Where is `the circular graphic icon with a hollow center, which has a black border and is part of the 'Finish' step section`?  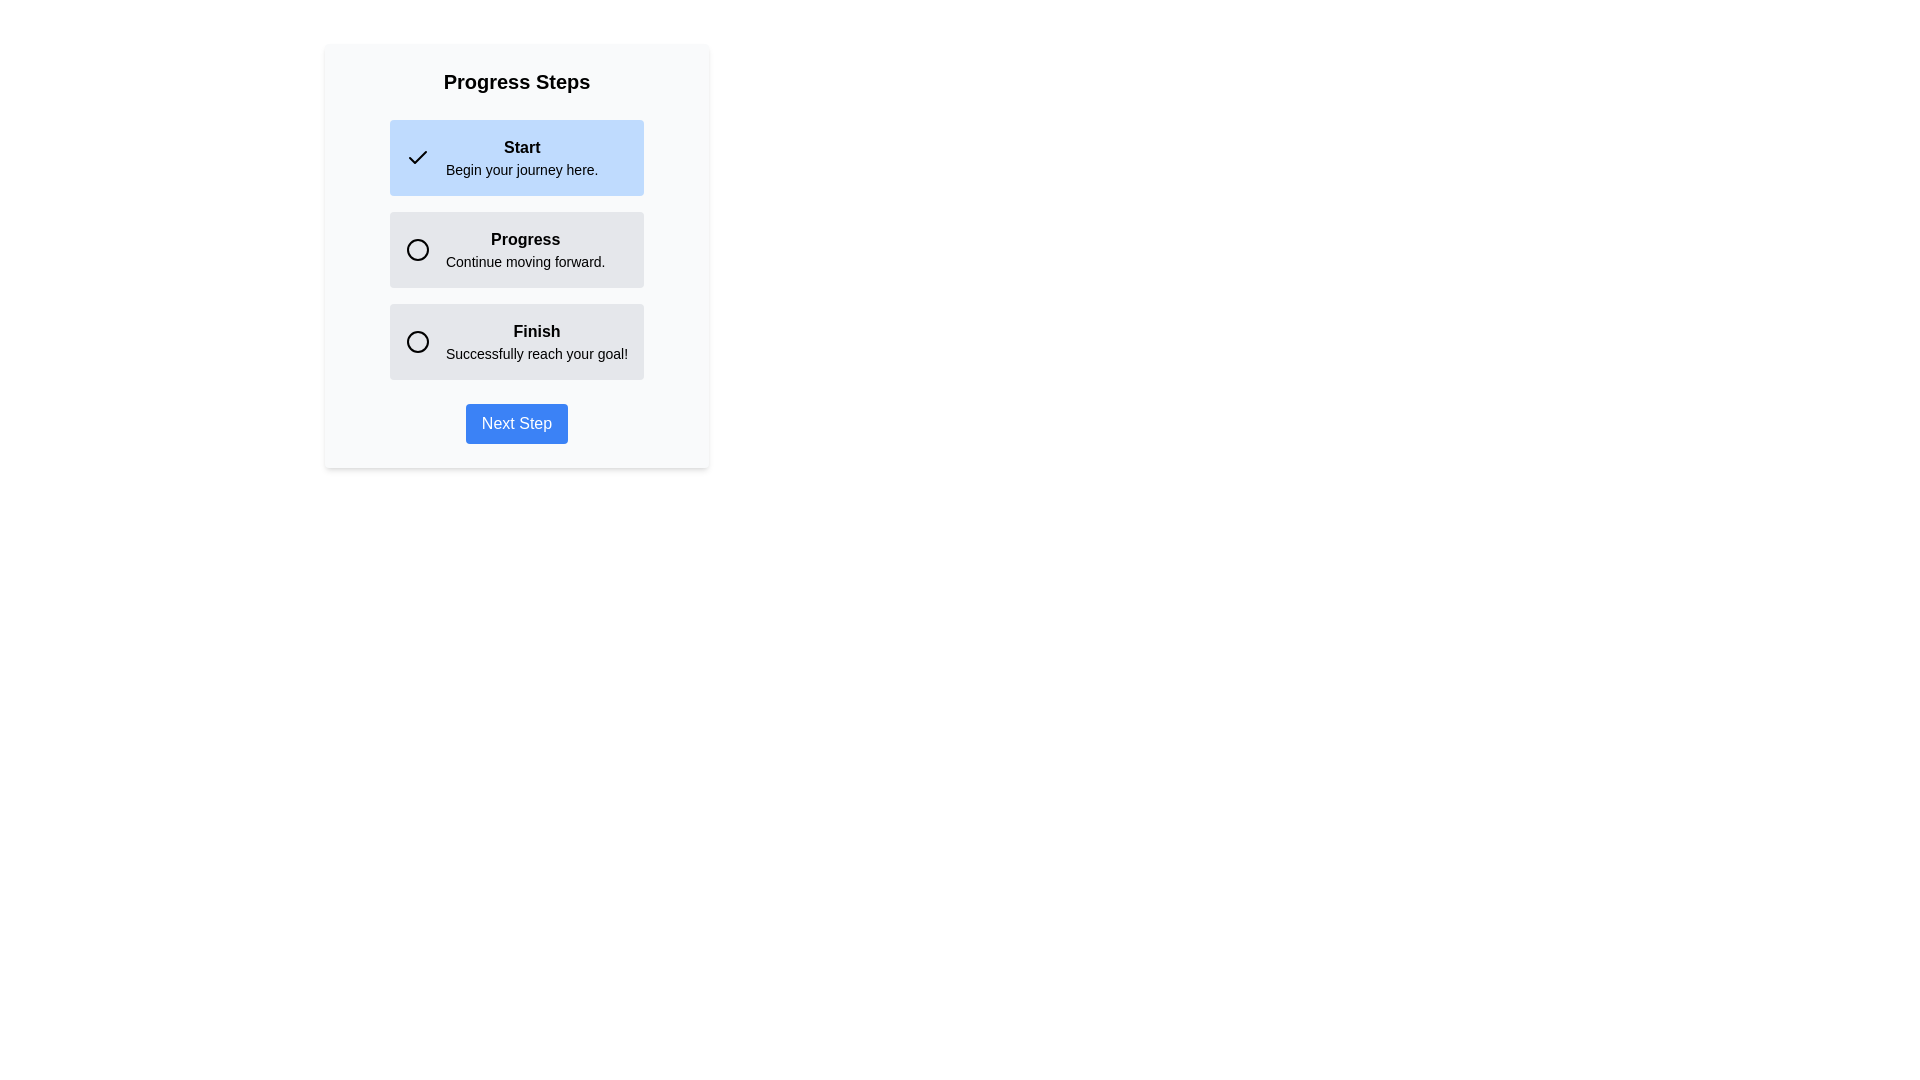
the circular graphic icon with a hollow center, which has a black border and is part of the 'Finish' step section is located at coordinates (416, 341).